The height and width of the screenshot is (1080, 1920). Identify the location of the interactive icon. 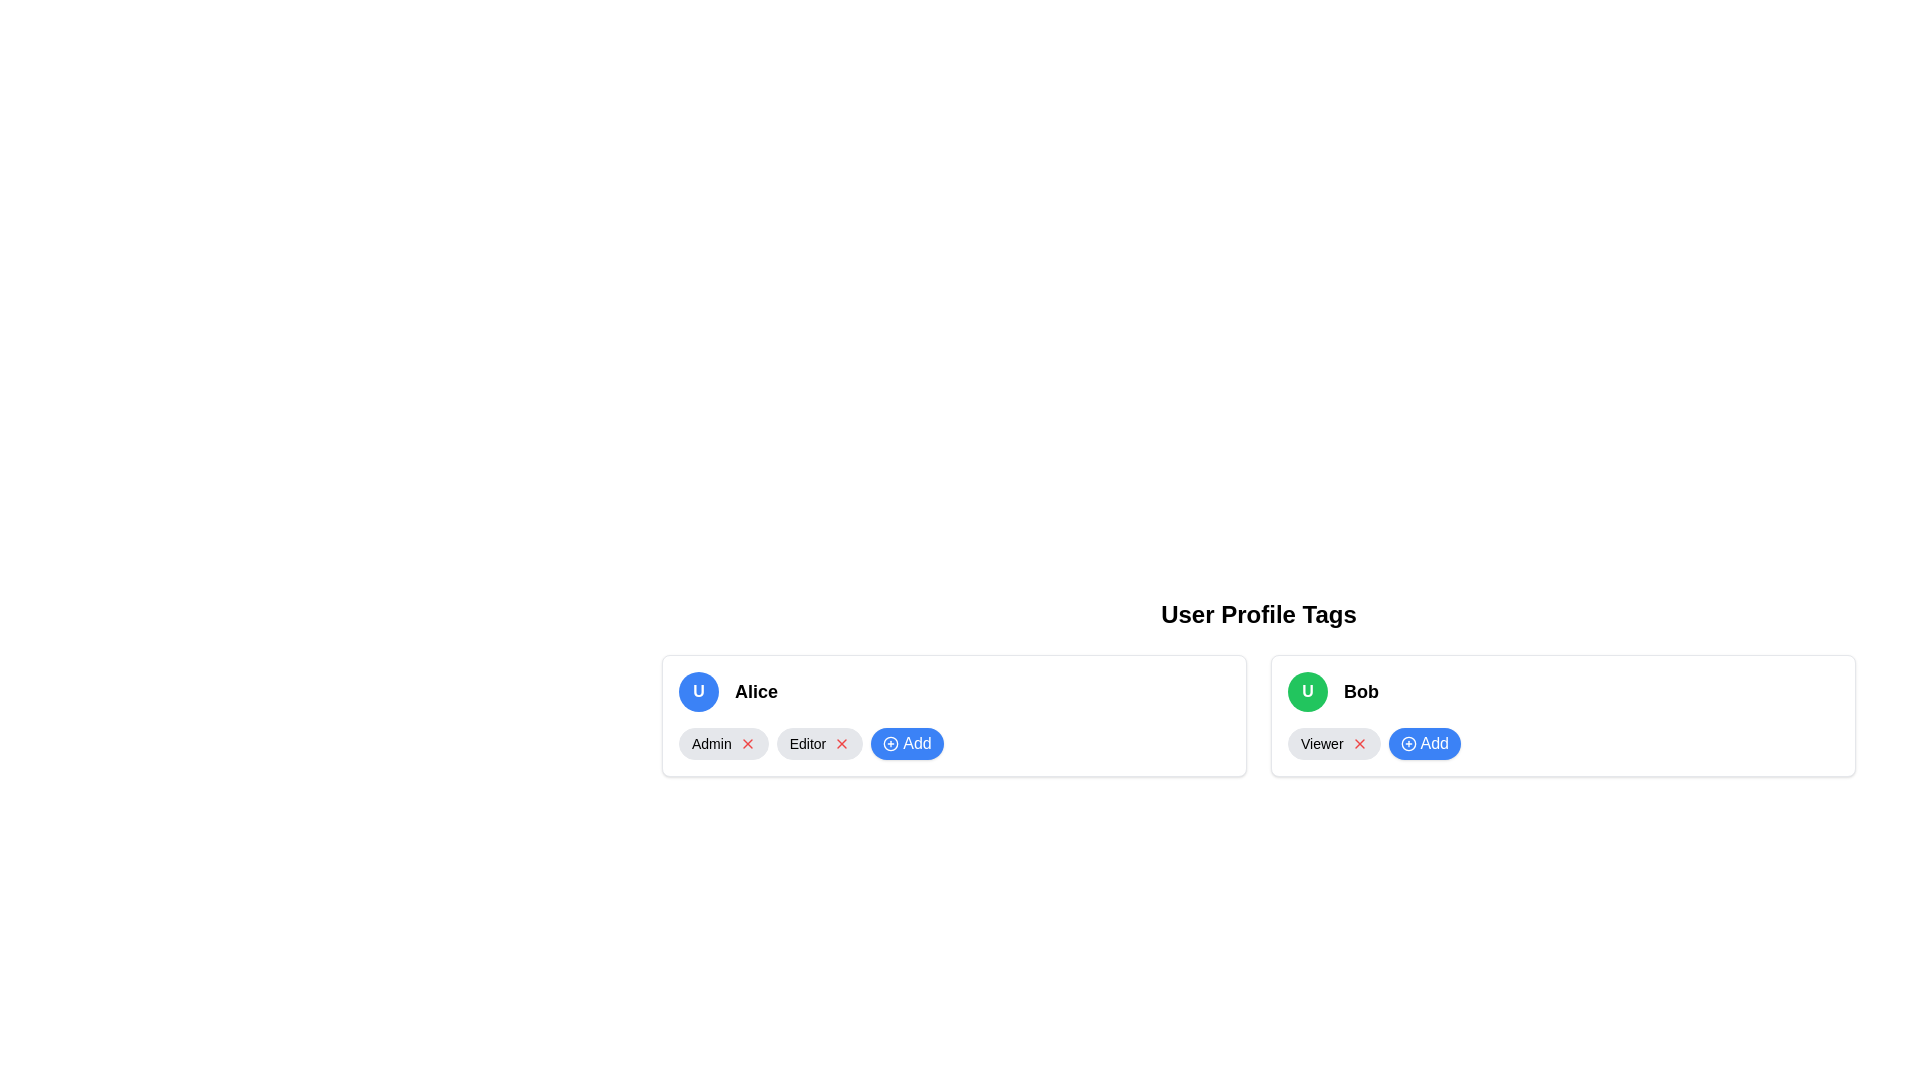
(842, 744).